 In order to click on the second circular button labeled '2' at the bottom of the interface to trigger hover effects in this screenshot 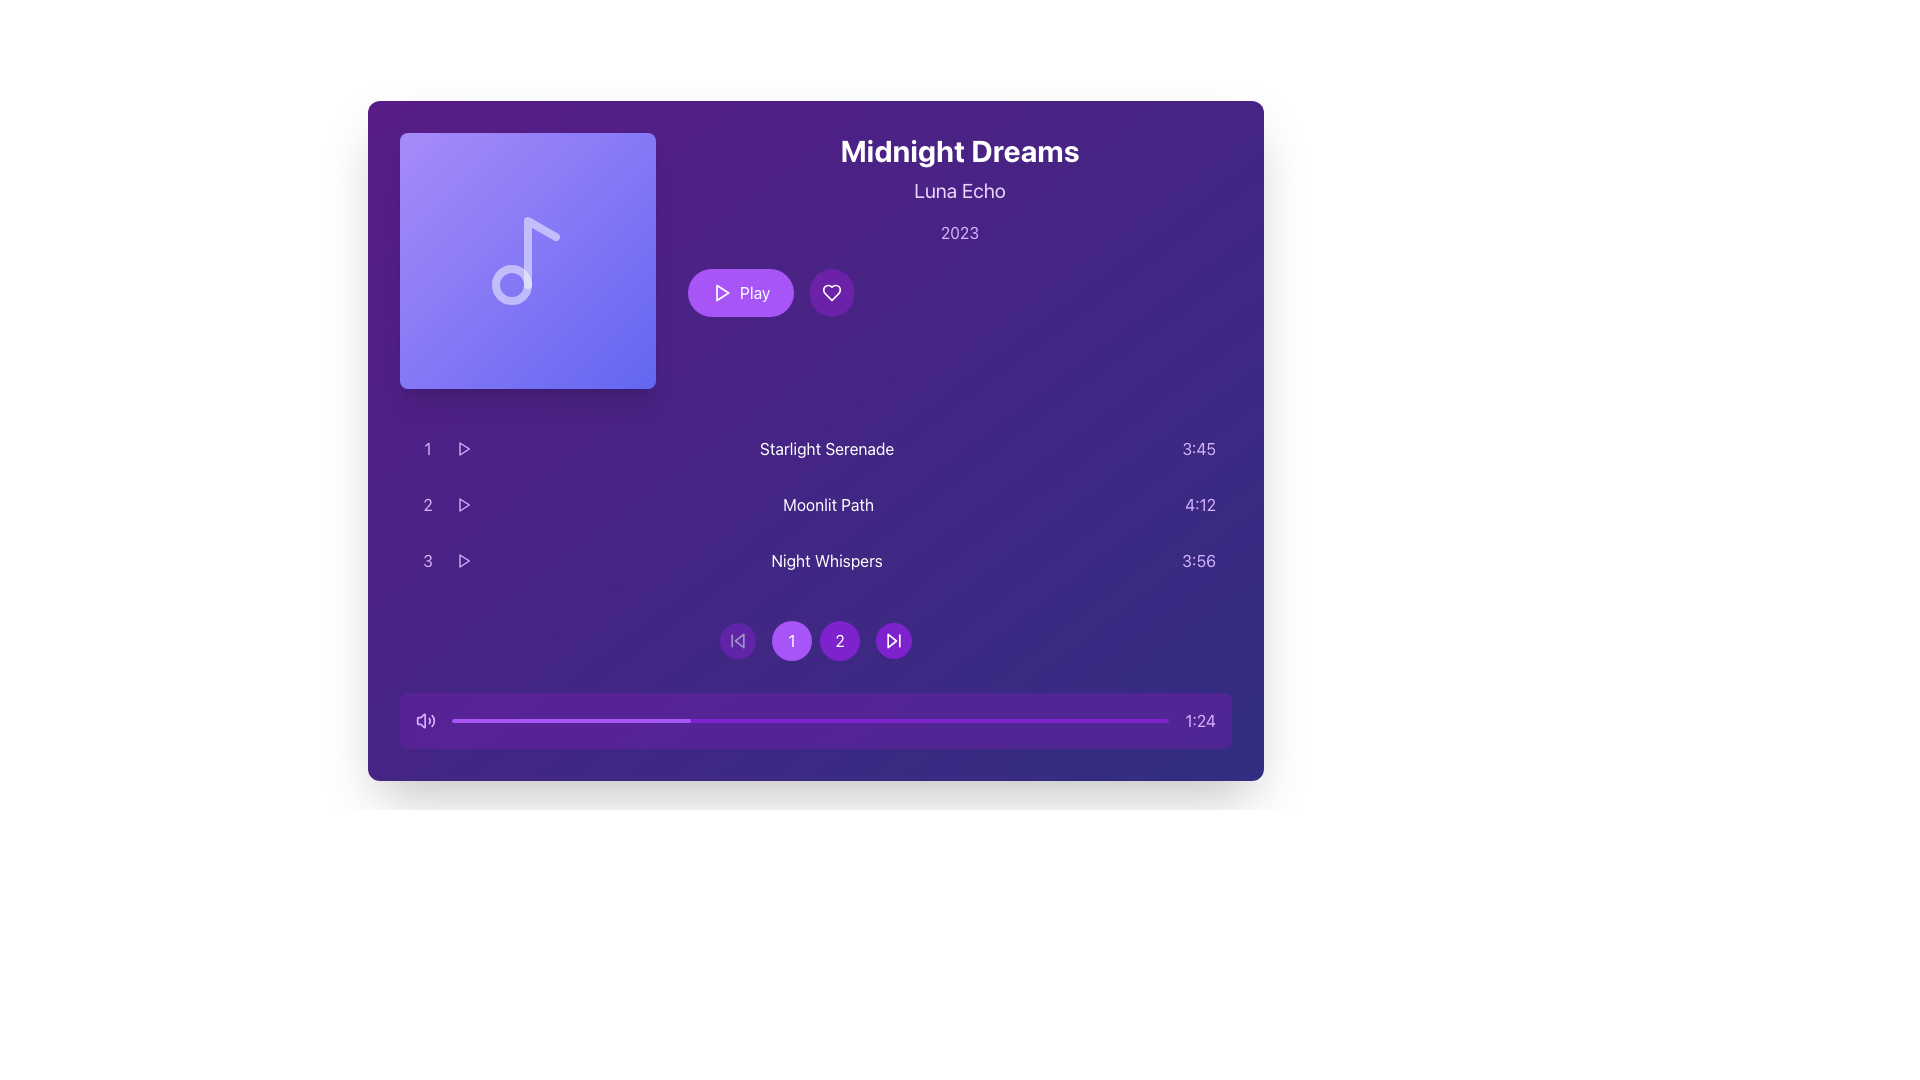, I will do `click(840, 640)`.